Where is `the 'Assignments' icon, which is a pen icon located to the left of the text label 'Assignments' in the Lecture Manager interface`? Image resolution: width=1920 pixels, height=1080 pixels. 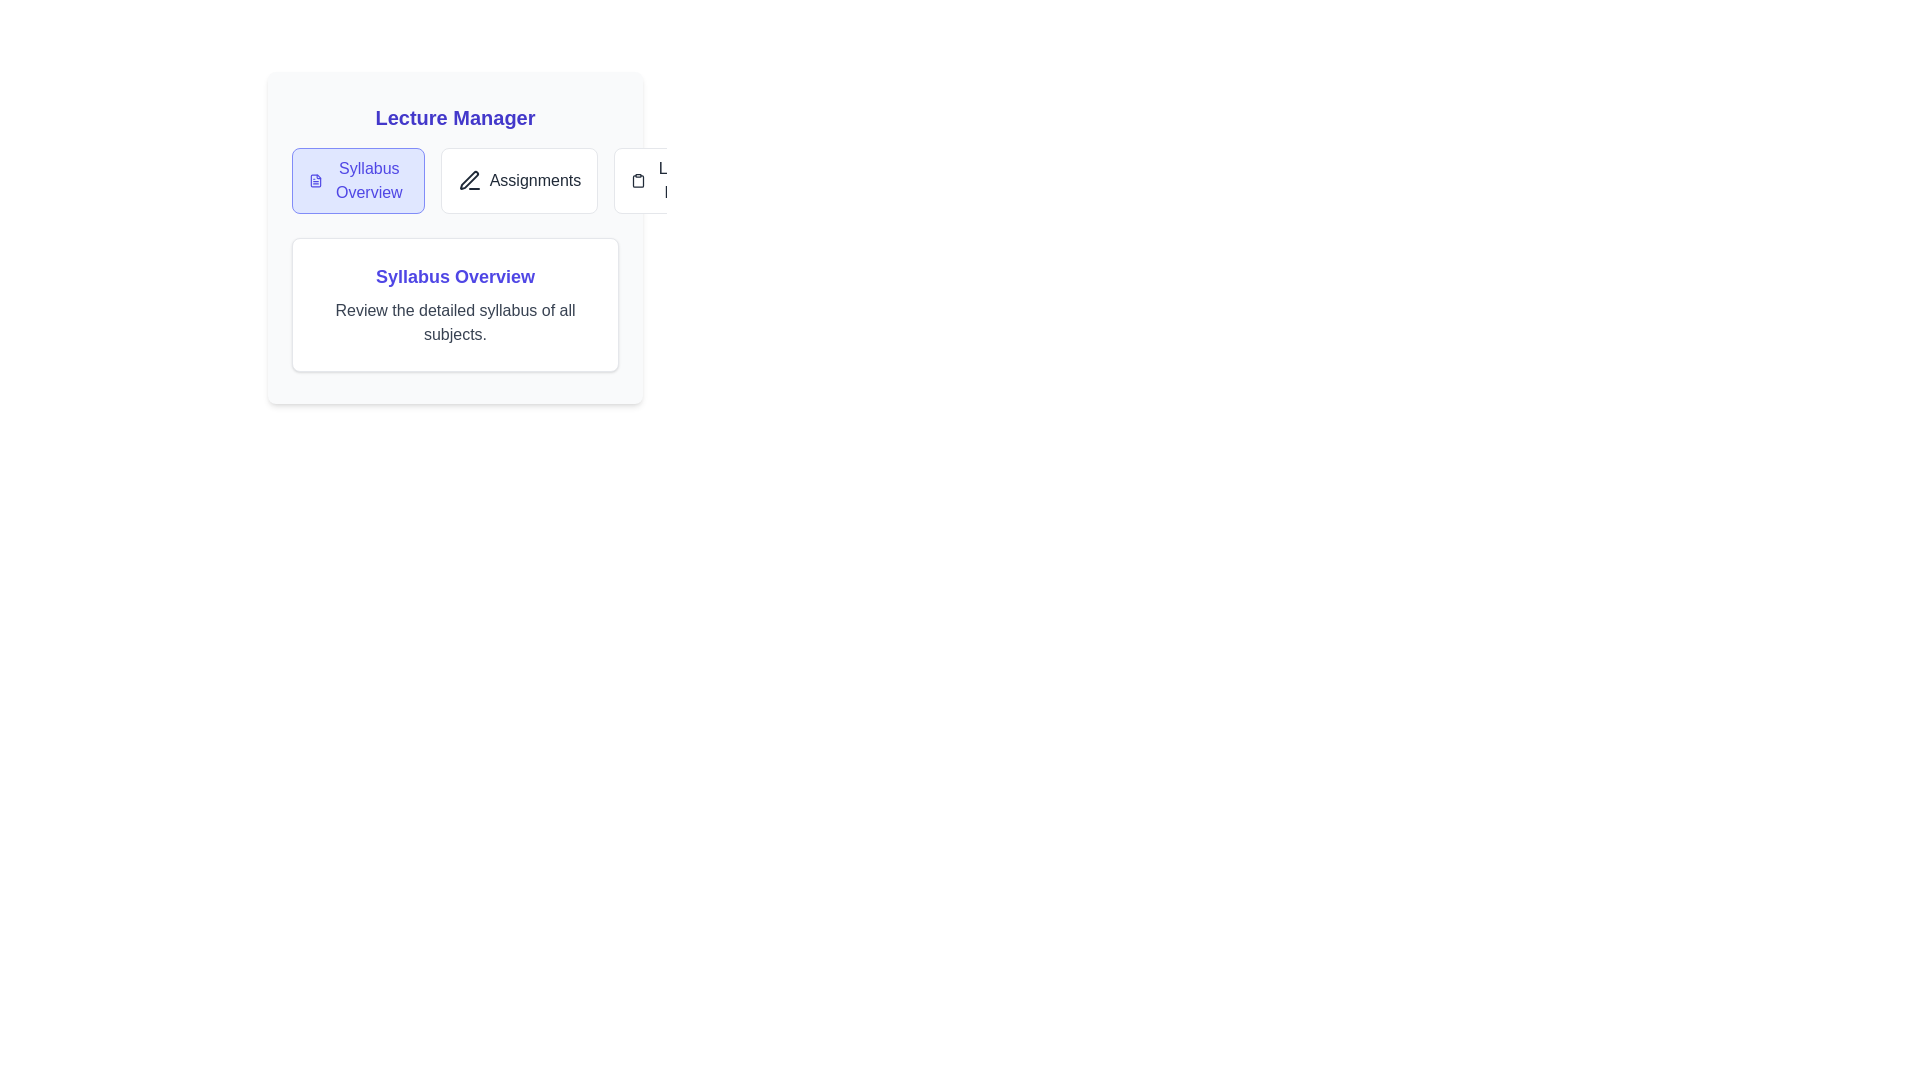
the 'Assignments' icon, which is a pen icon located to the left of the text label 'Assignments' in the Lecture Manager interface is located at coordinates (468, 181).